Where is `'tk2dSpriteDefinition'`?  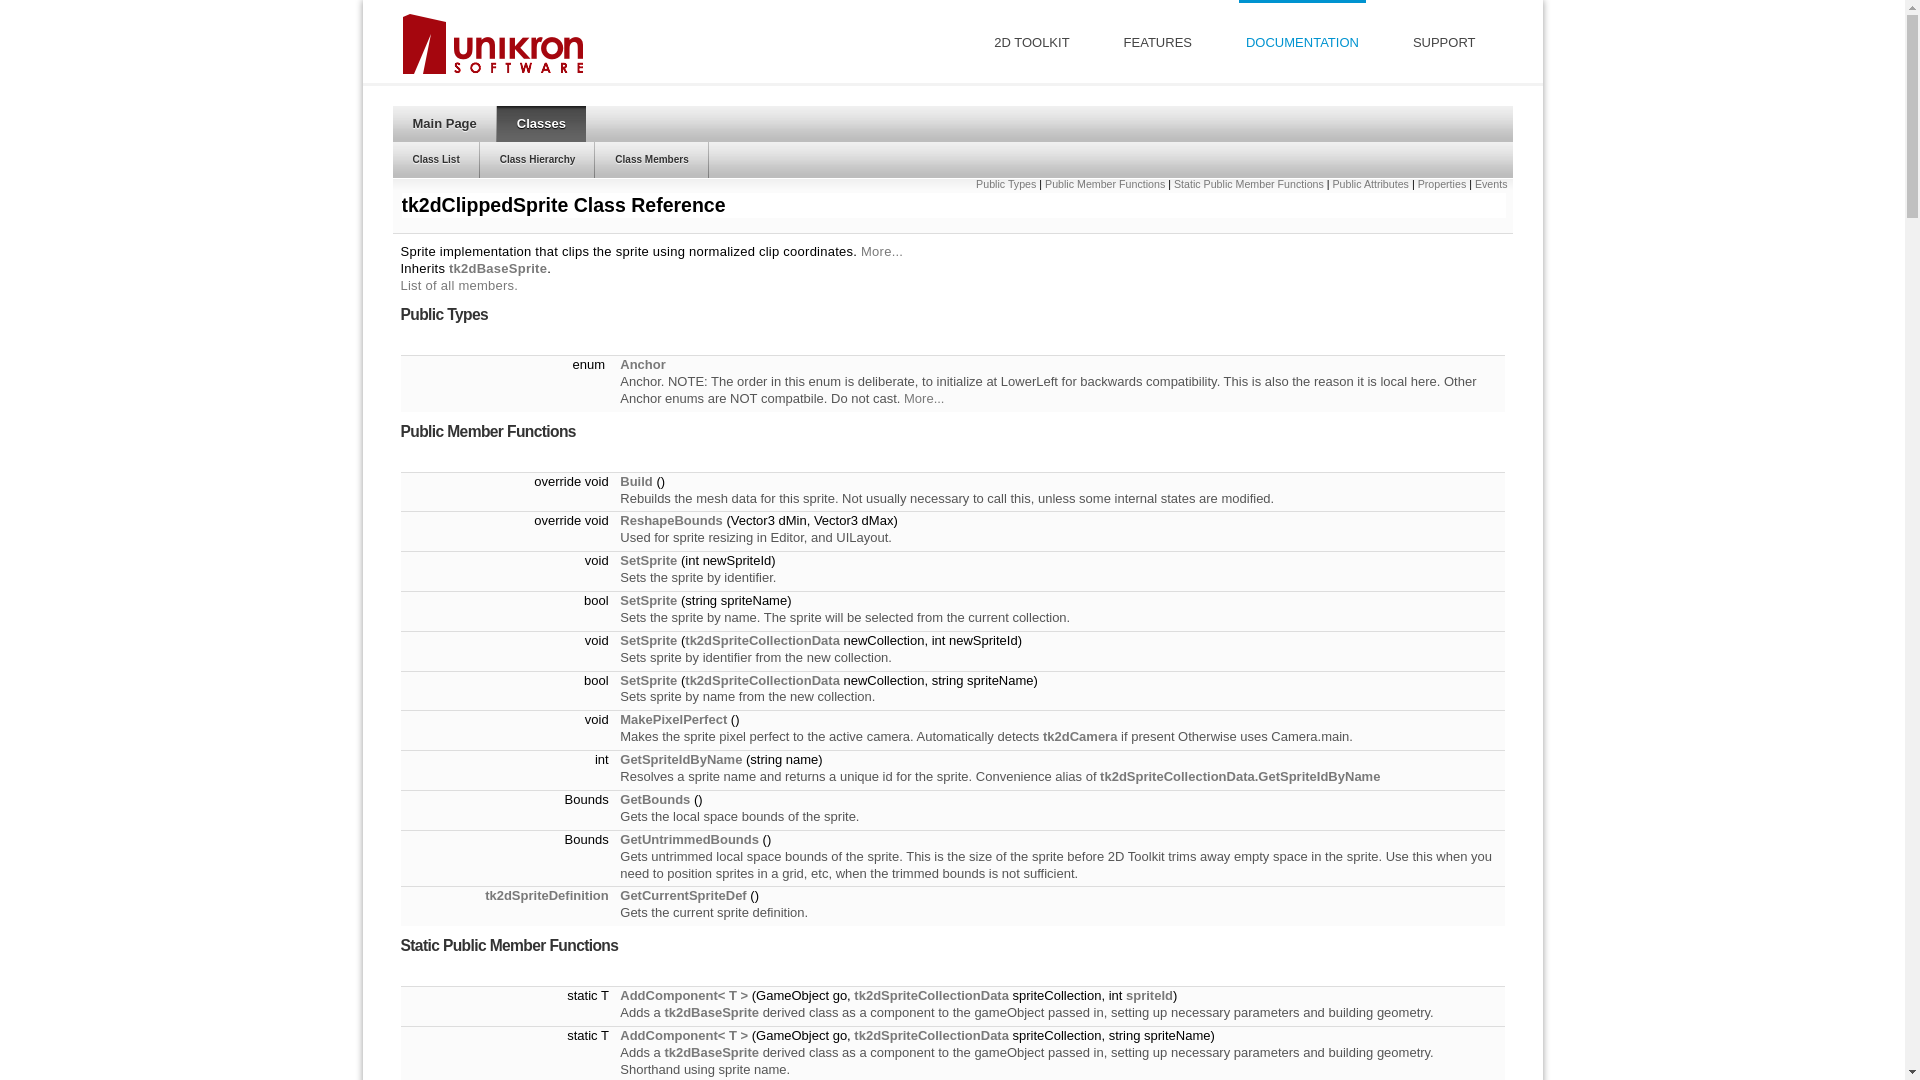
'tk2dSpriteDefinition' is located at coordinates (547, 894).